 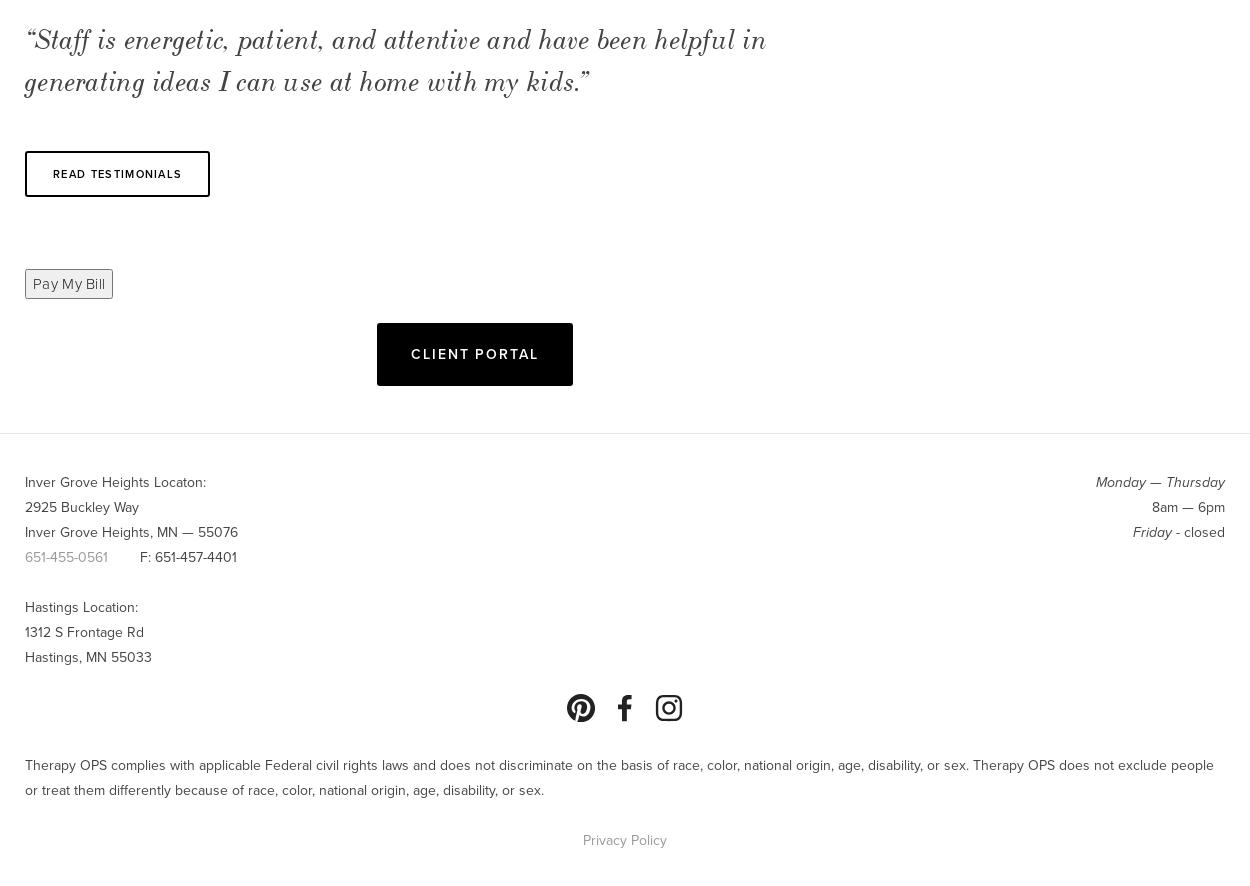 I want to click on '1312 S Frontage Rd', so click(x=25, y=631).